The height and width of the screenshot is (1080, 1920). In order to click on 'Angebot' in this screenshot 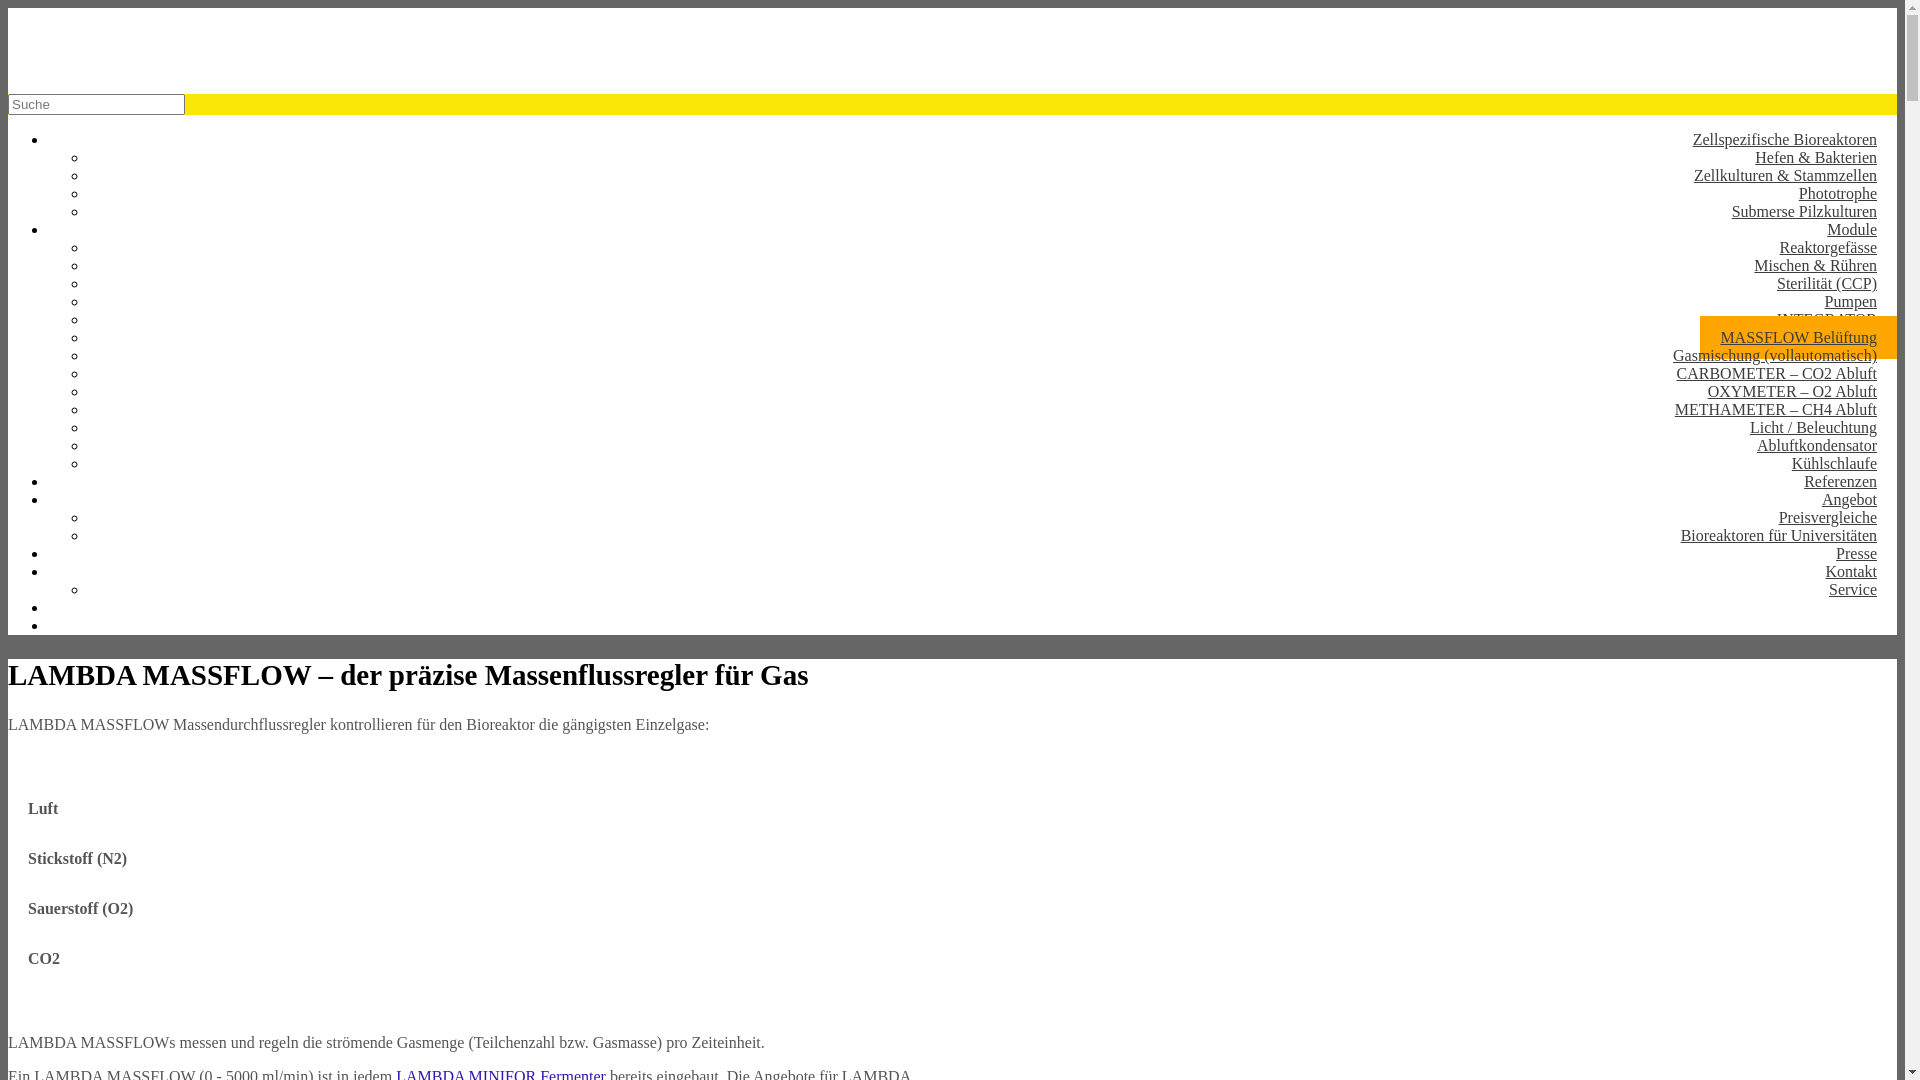, I will do `click(1848, 498)`.